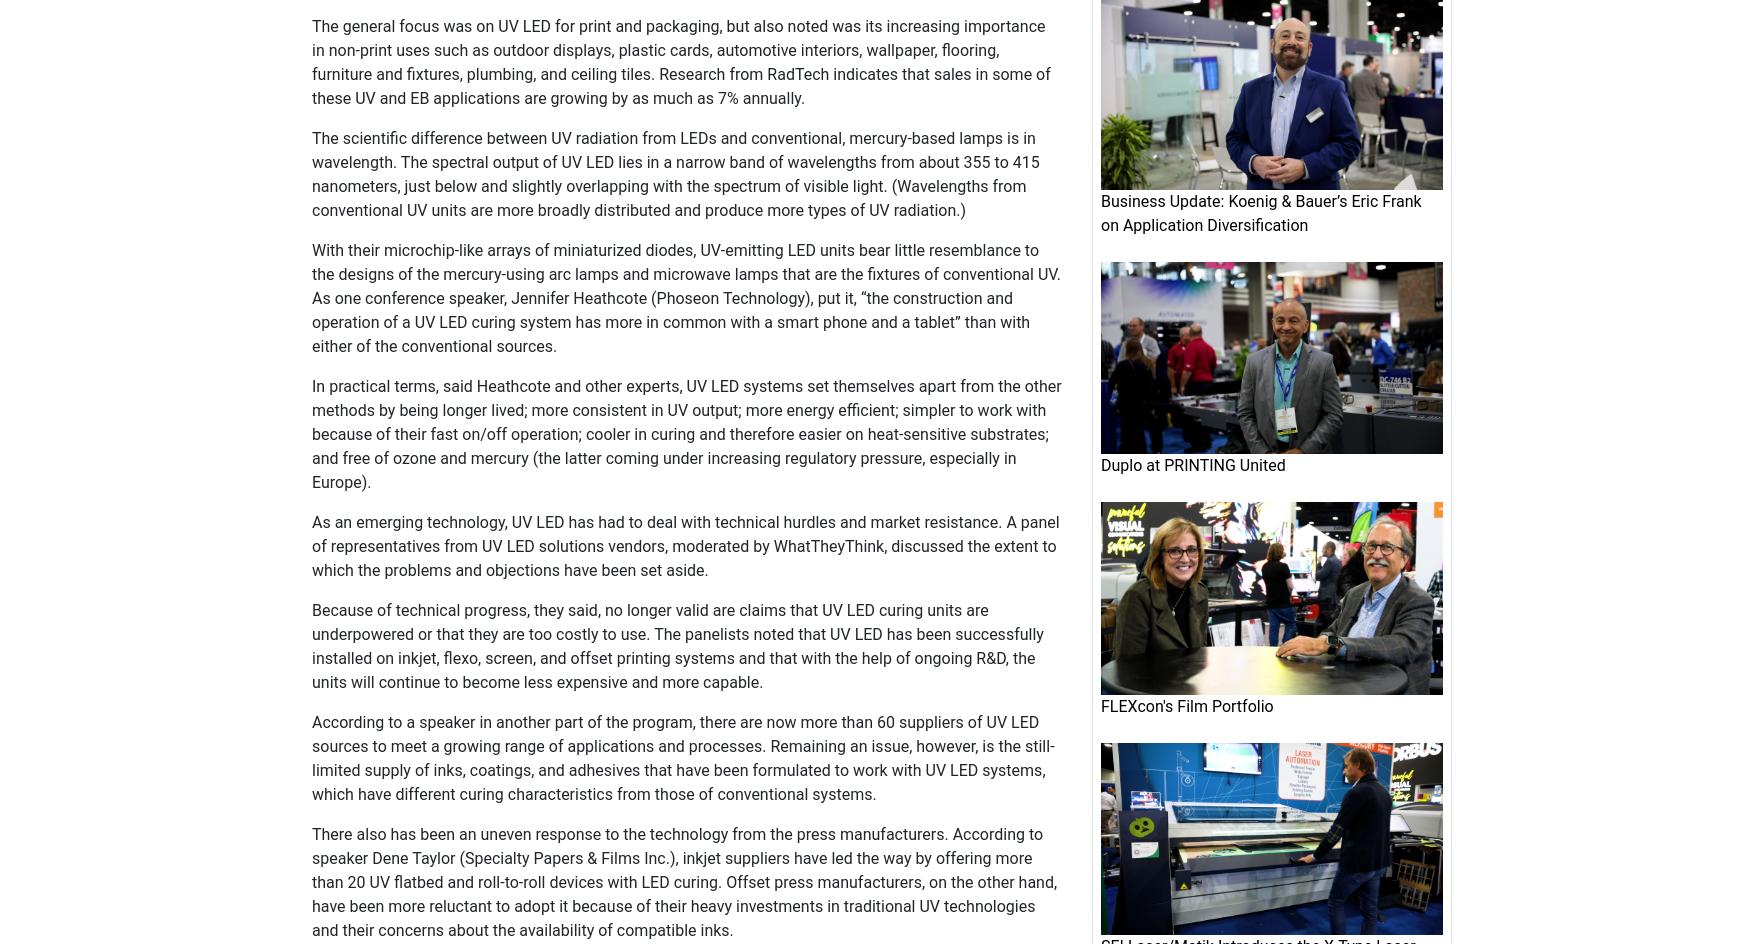  What do you see at coordinates (681, 61) in the screenshot?
I see `'The general focus was on UV LED for print and packaging, but also noted was its increasing importance in non-print uses such as outdoor displays, plastic cards, automotive interiors, wallpaper, flooring, furniture and fixtures, plumbing, and ceiling tiles. Research from RadTech indicates that sales in some of these UV and EB applications are growing by as much as 7% annually.'` at bounding box center [681, 61].